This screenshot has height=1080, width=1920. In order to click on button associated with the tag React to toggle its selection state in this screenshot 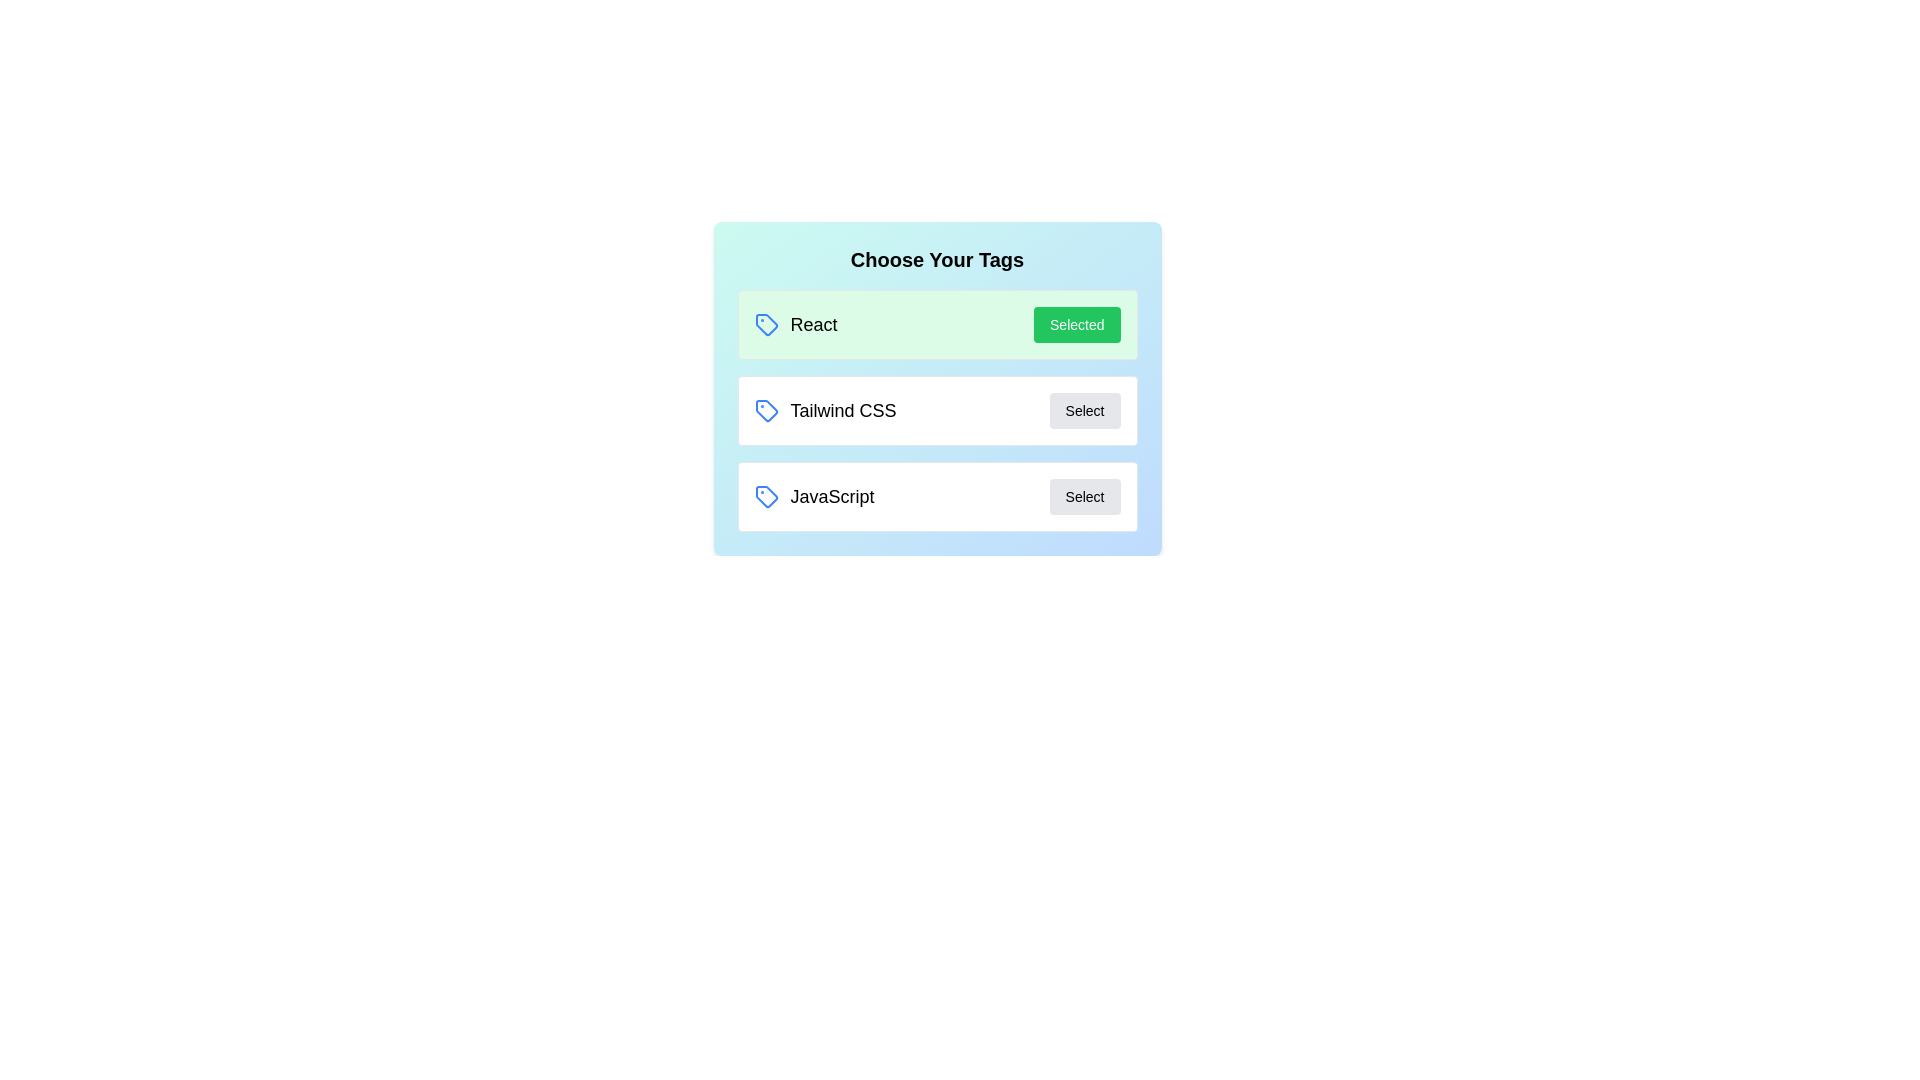, I will do `click(1076, 323)`.